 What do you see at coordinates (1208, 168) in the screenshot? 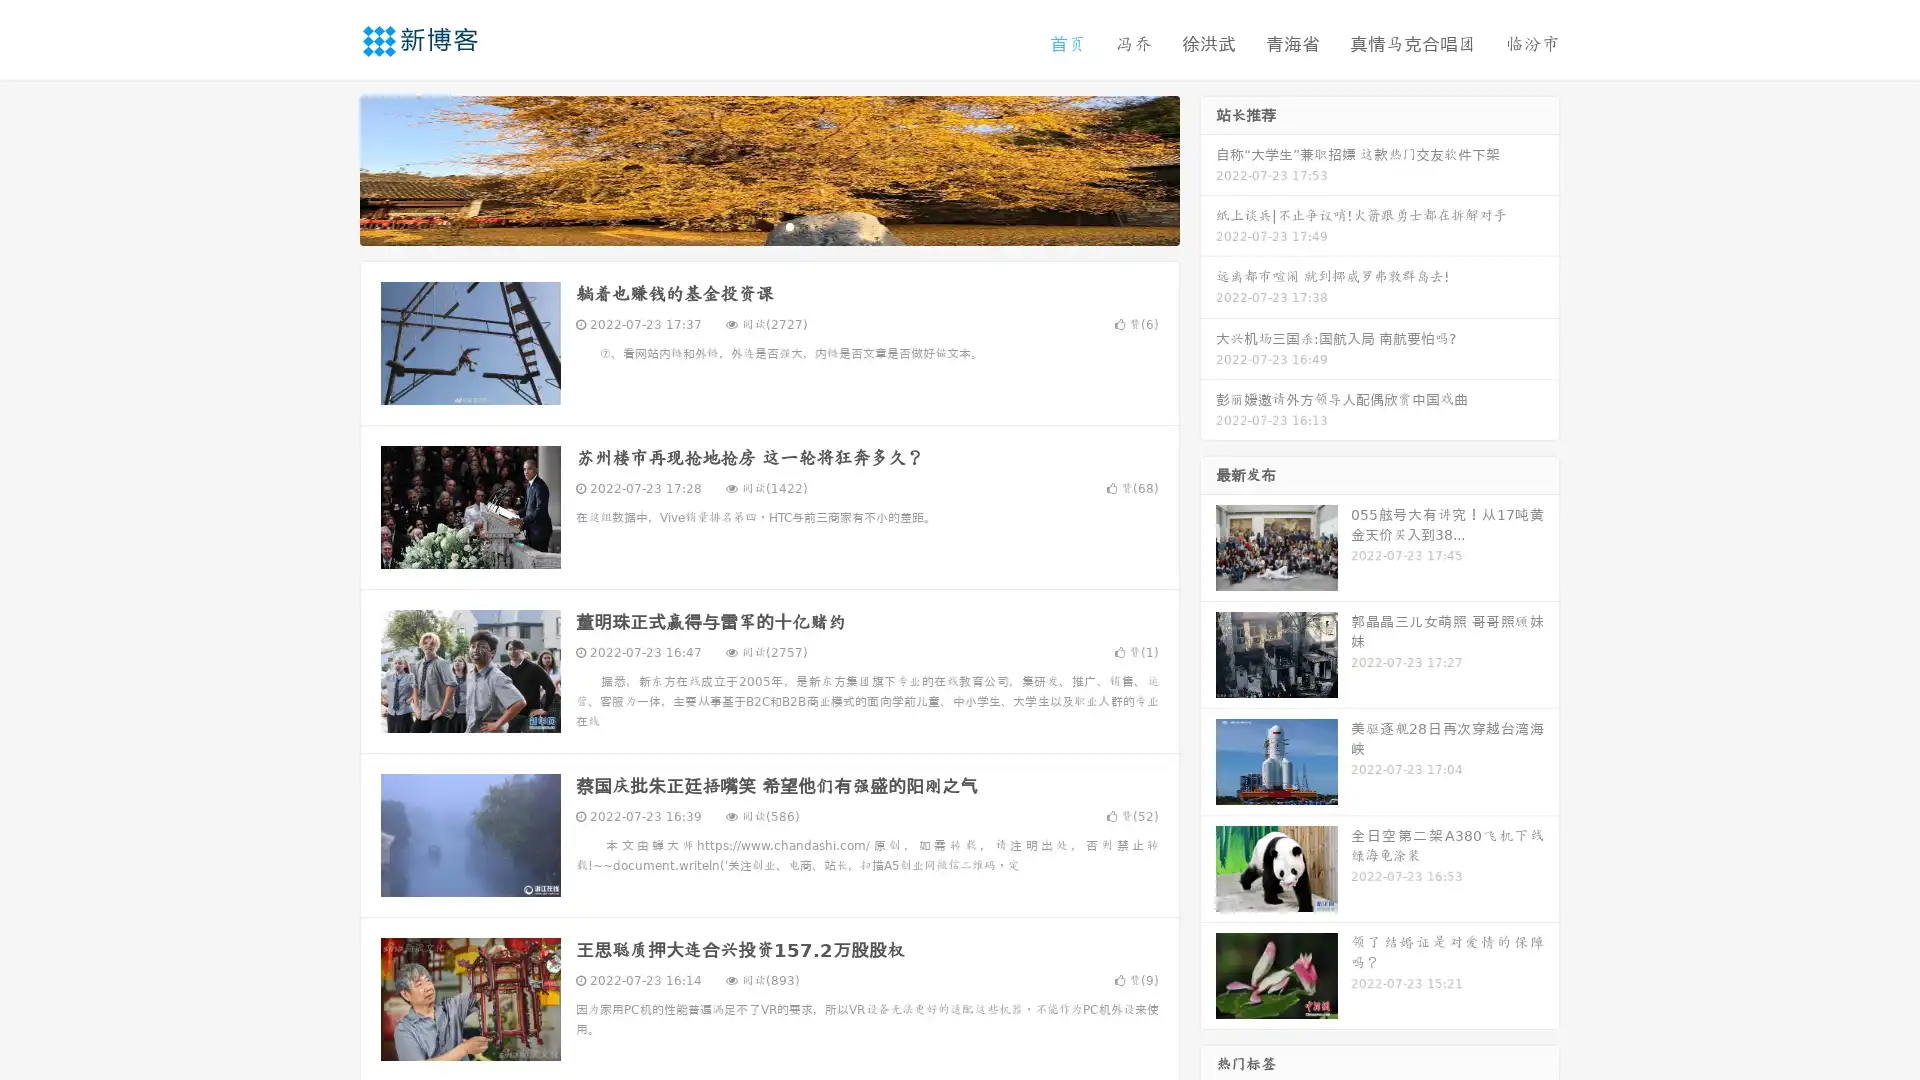
I see `Next slide` at bounding box center [1208, 168].